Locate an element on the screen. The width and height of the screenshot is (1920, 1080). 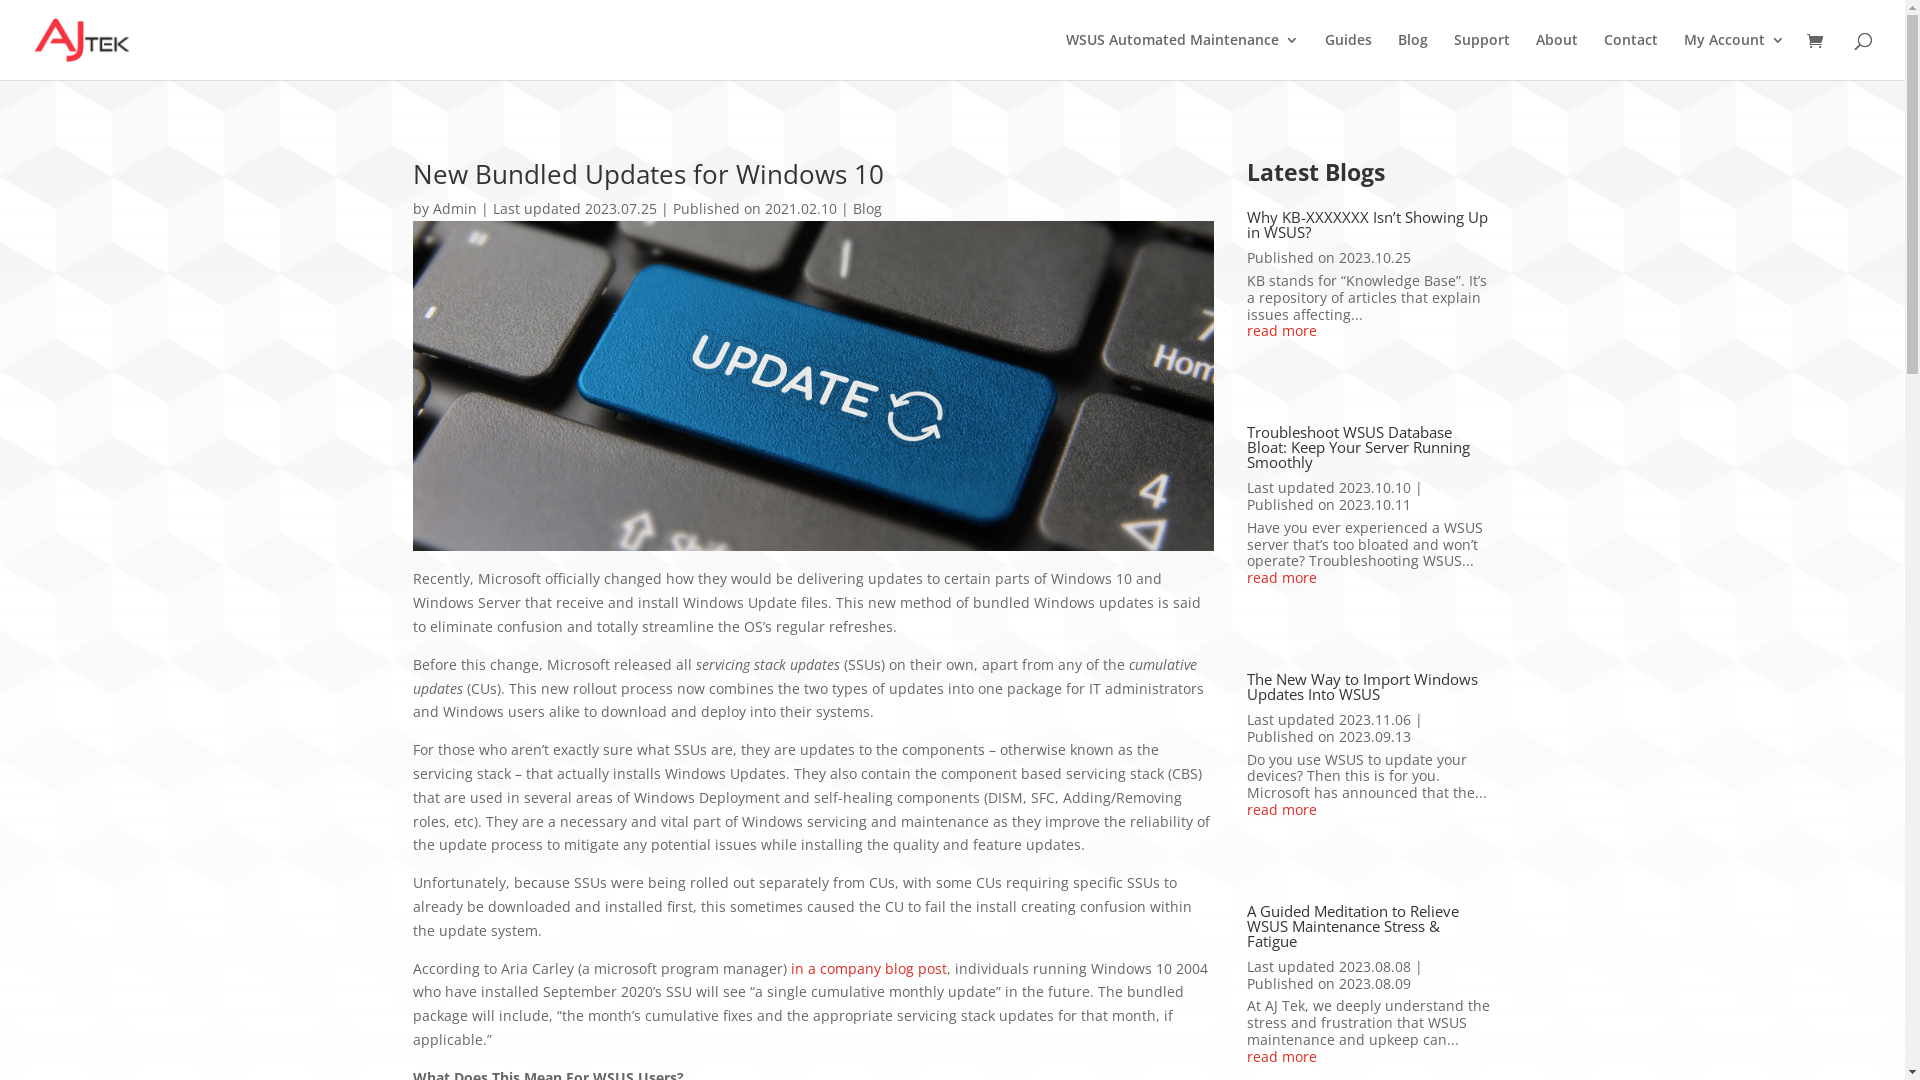
'Support' is located at coordinates (1482, 55).